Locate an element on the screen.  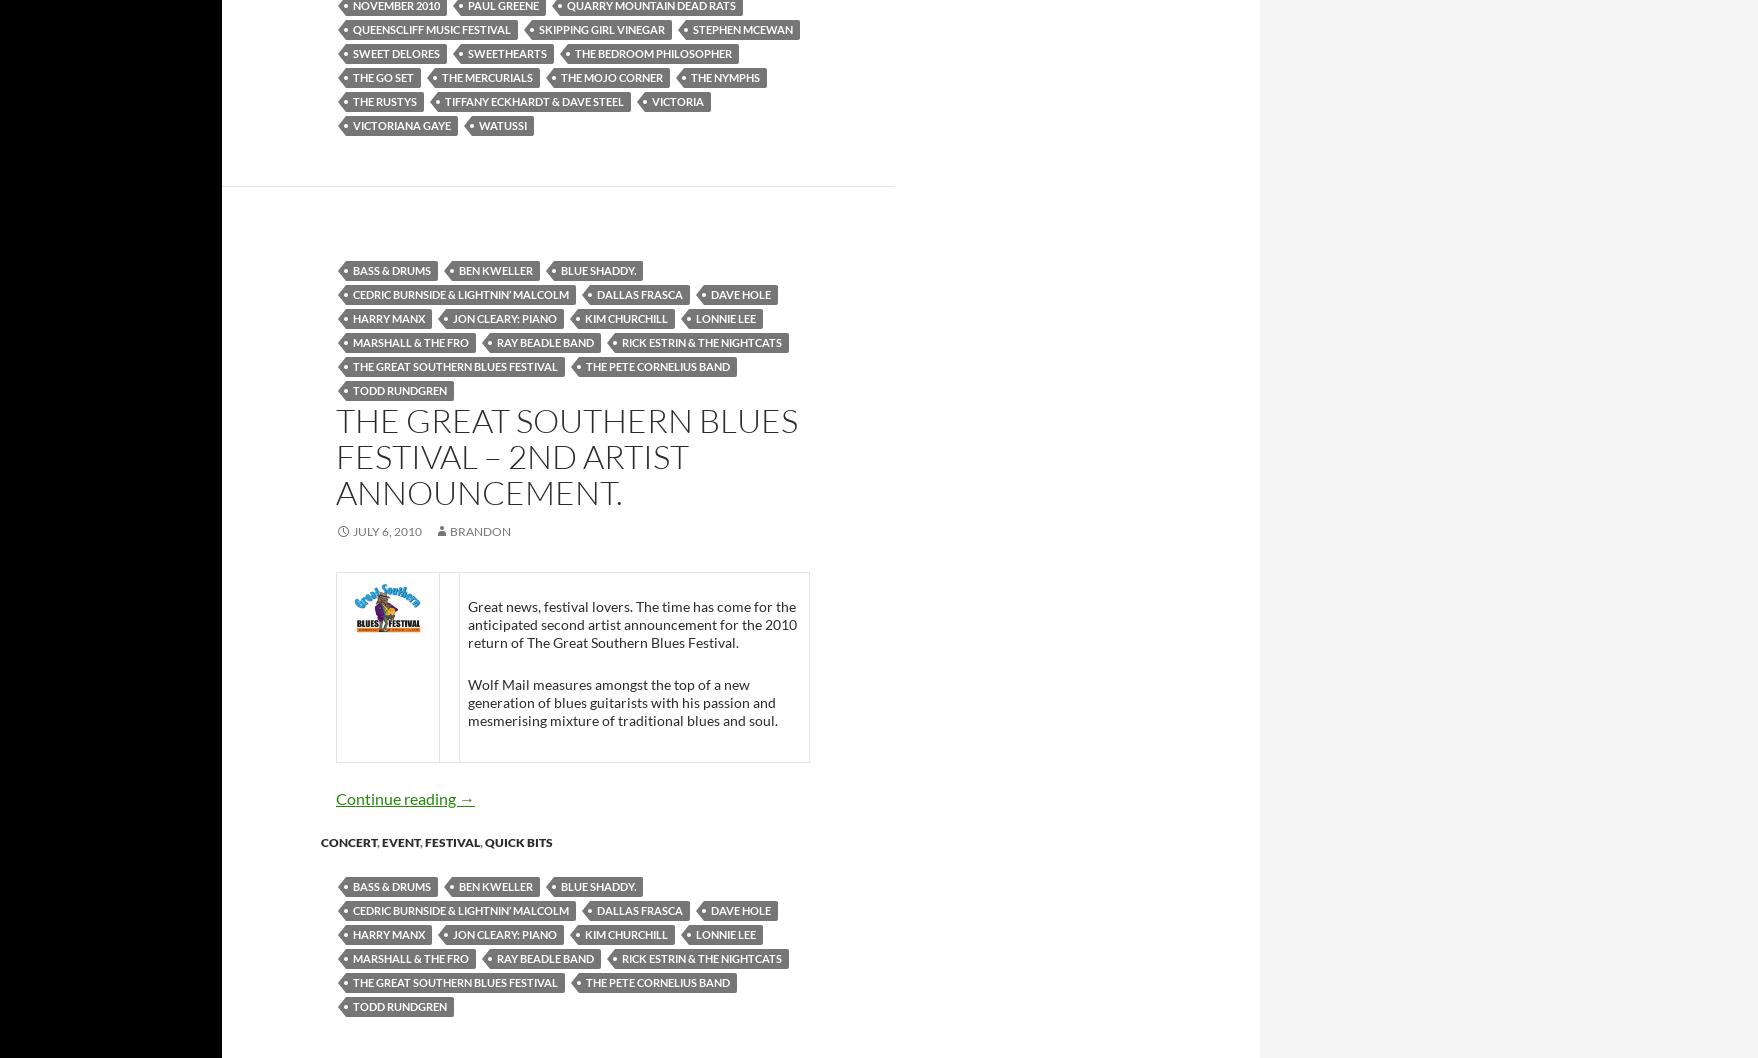
'The Mojo Corner' is located at coordinates (611, 76).